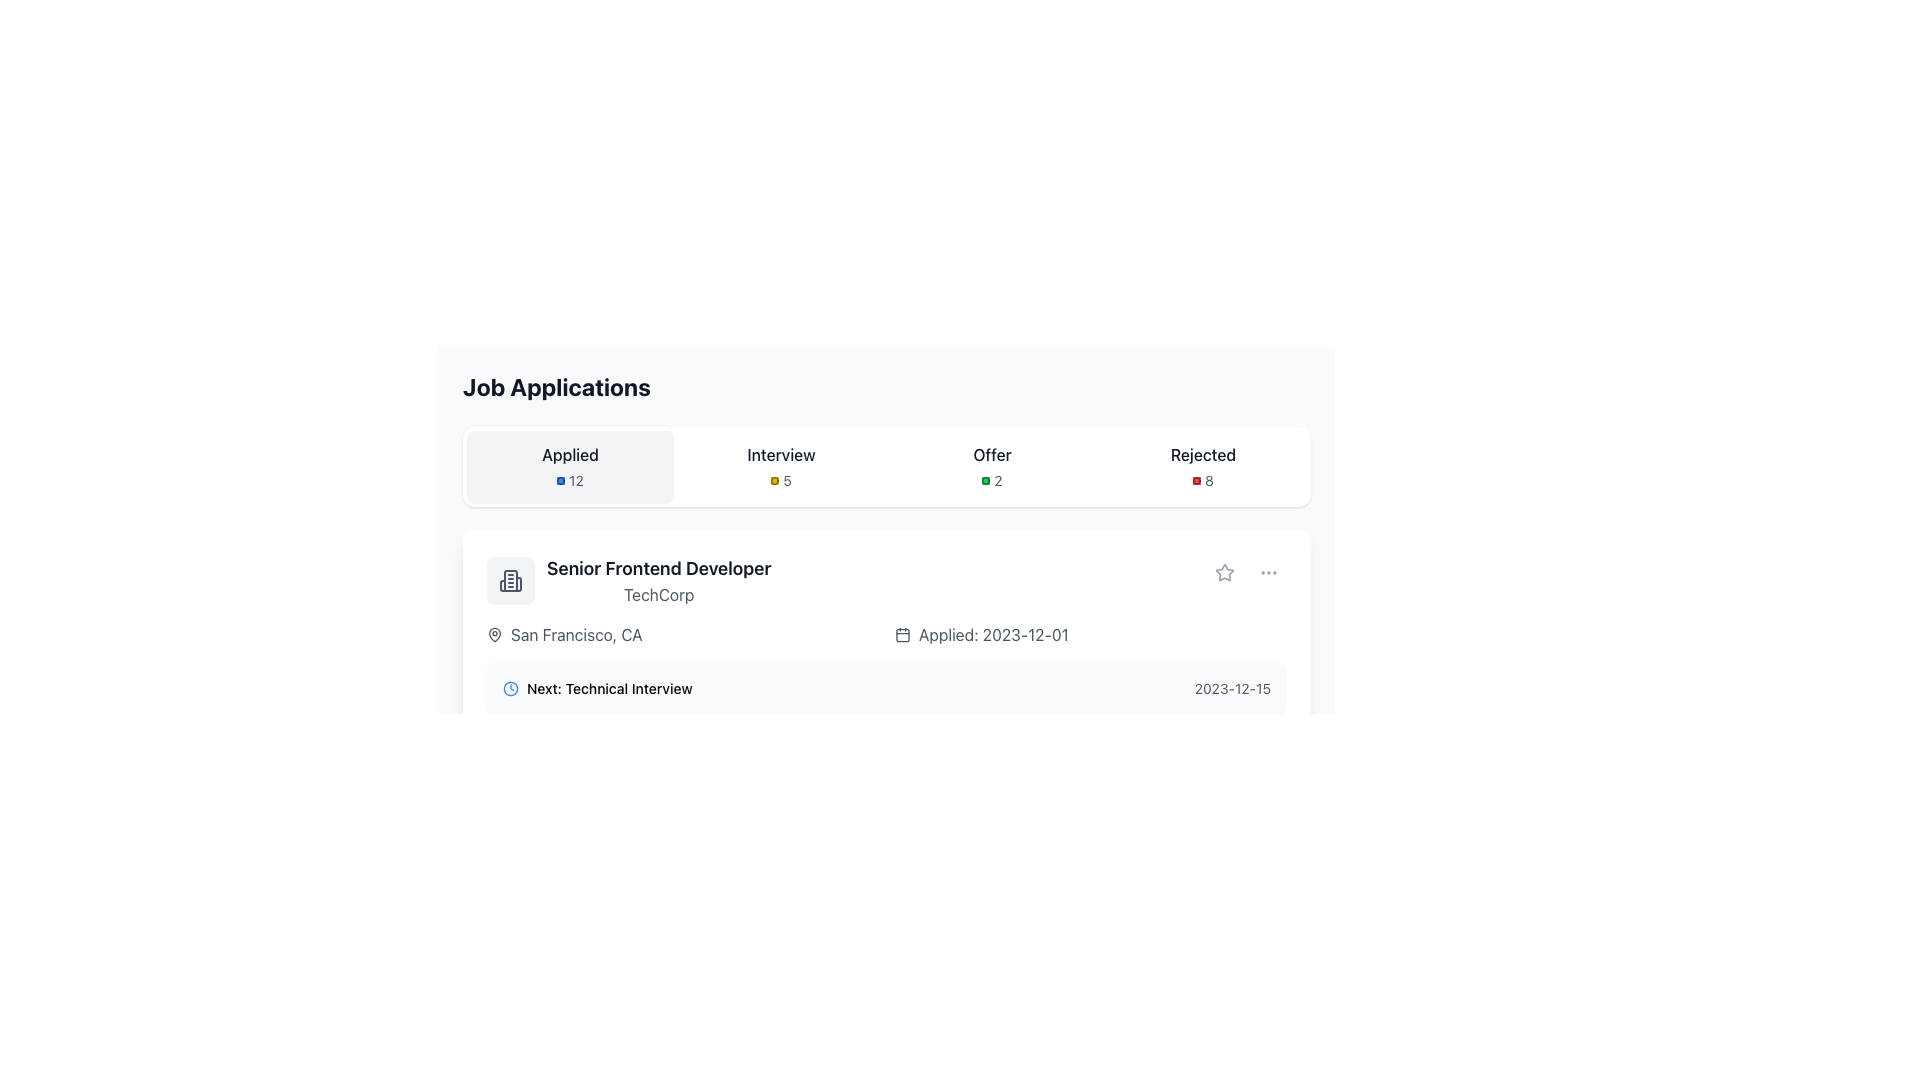 Image resolution: width=1920 pixels, height=1080 pixels. Describe the element at coordinates (1202, 481) in the screenshot. I see `the numeric indicator label representing the count of rejected applications, located to the right of the 'Rejected' label in the header bar of the job application dashboard` at that location.